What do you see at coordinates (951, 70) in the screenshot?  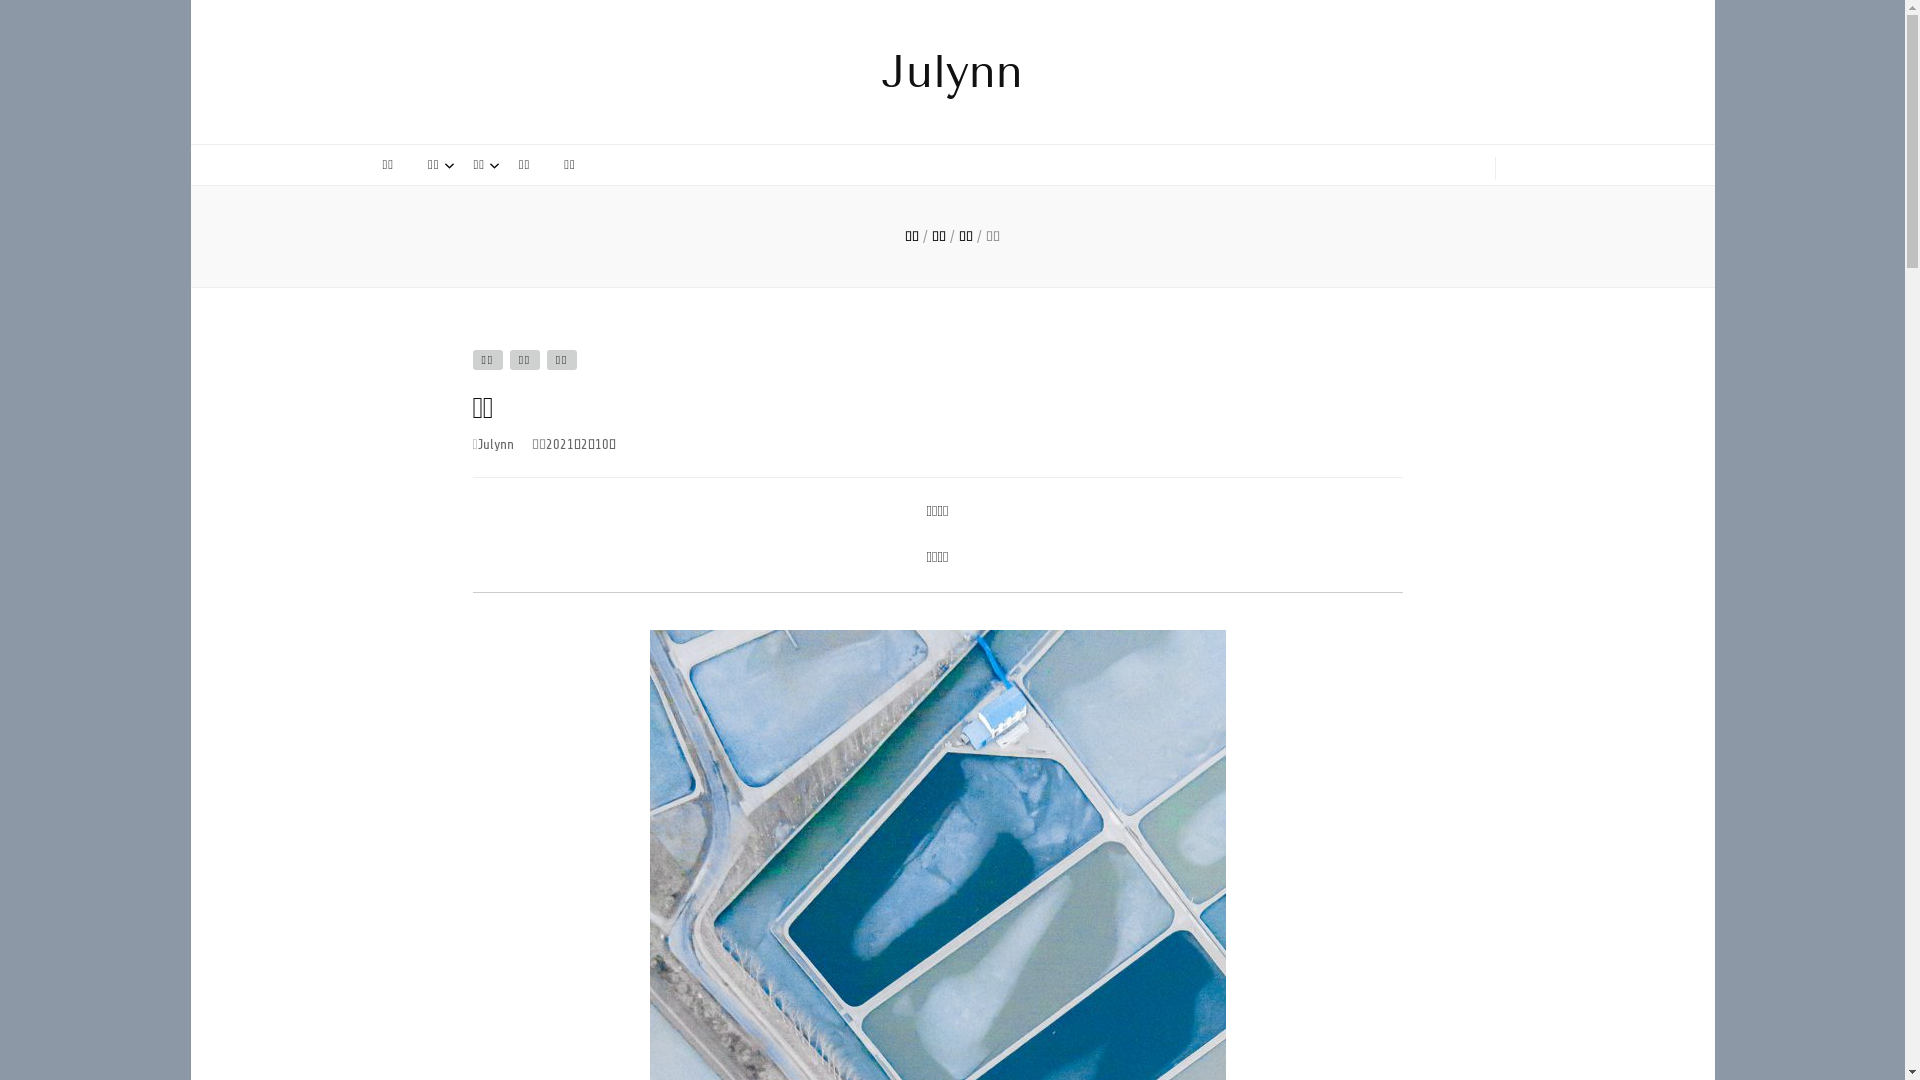 I see `'Julynn'` at bounding box center [951, 70].